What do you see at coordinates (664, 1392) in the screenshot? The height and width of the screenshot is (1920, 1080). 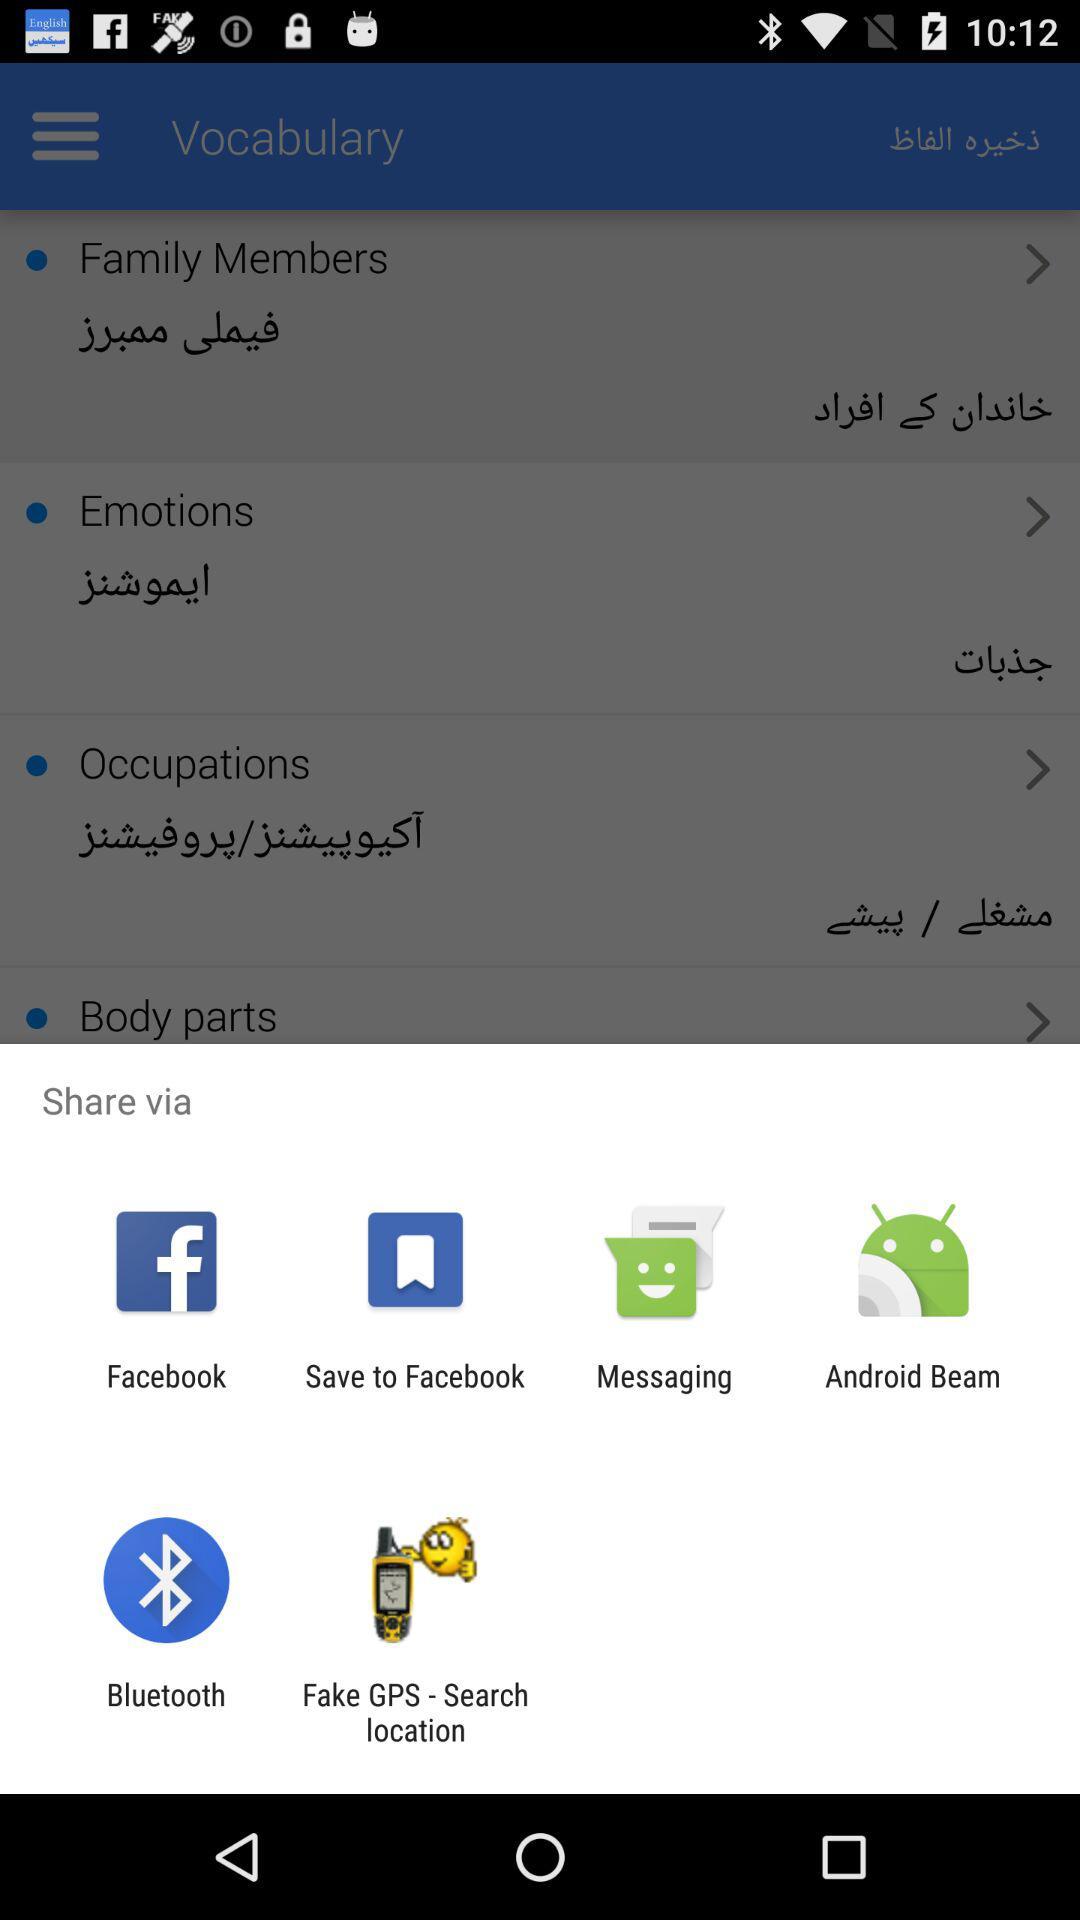 I see `the item next to android beam app` at bounding box center [664, 1392].